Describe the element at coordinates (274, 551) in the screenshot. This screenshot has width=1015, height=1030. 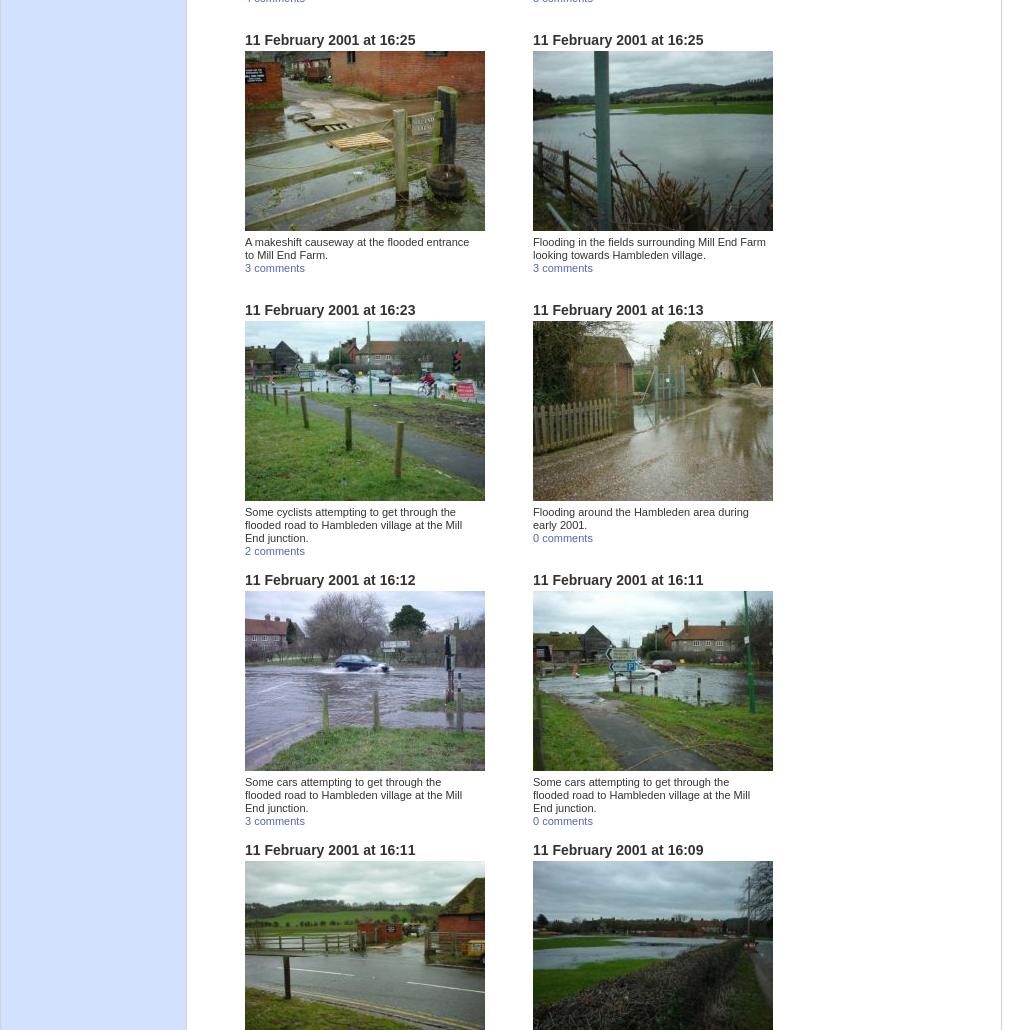
I see `'2 comments'` at that location.